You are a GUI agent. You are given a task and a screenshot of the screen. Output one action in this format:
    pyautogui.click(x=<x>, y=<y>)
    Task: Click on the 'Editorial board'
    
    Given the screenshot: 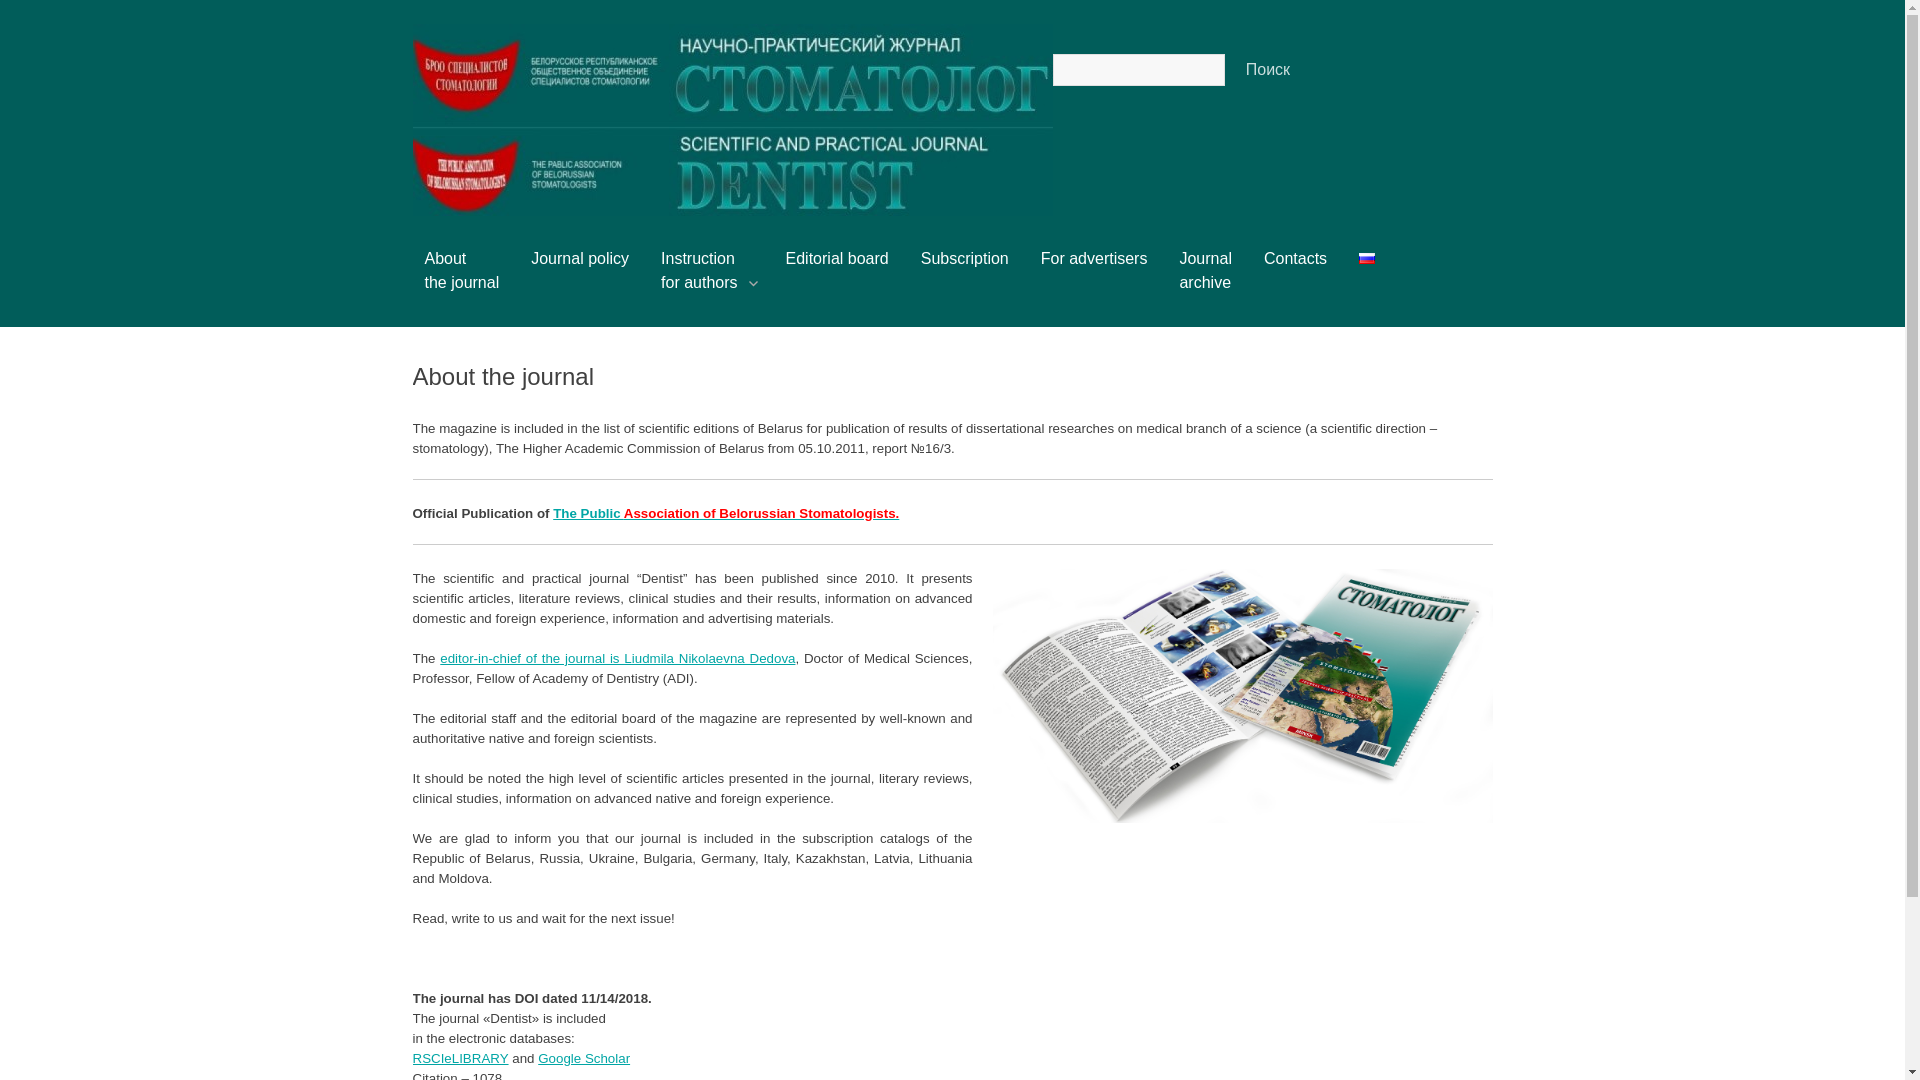 What is the action you would take?
    pyautogui.click(x=837, y=265)
    